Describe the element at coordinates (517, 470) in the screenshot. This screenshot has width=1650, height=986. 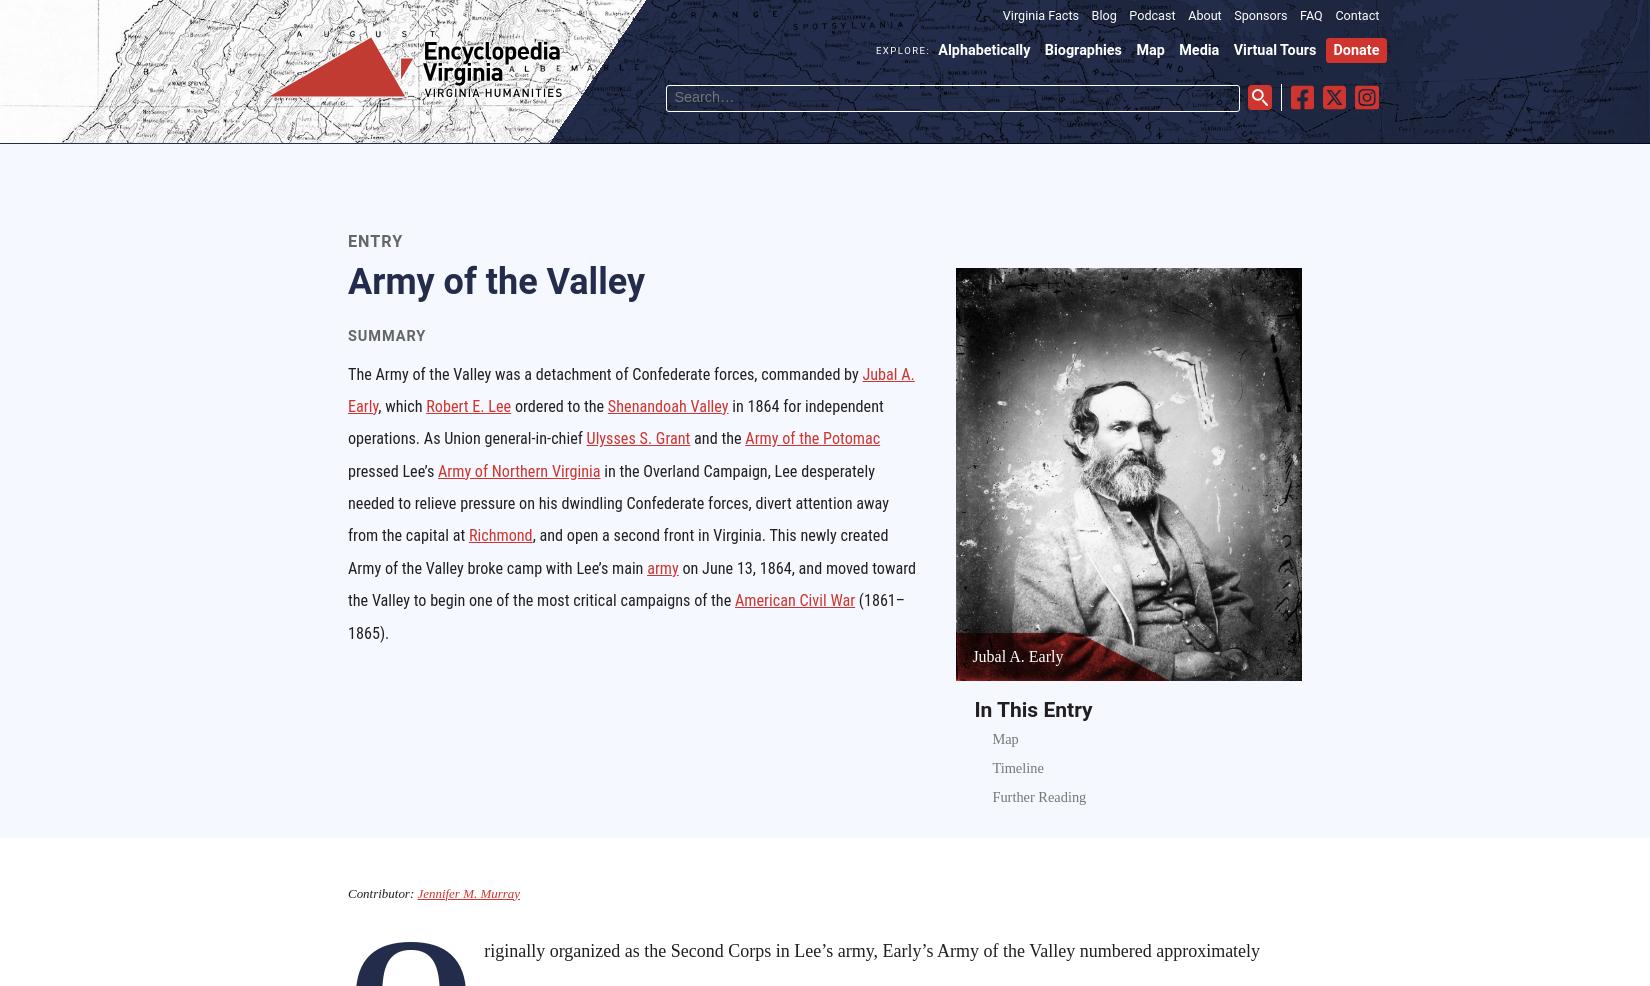
I see `'Army of Northern Virginia'` at that location.